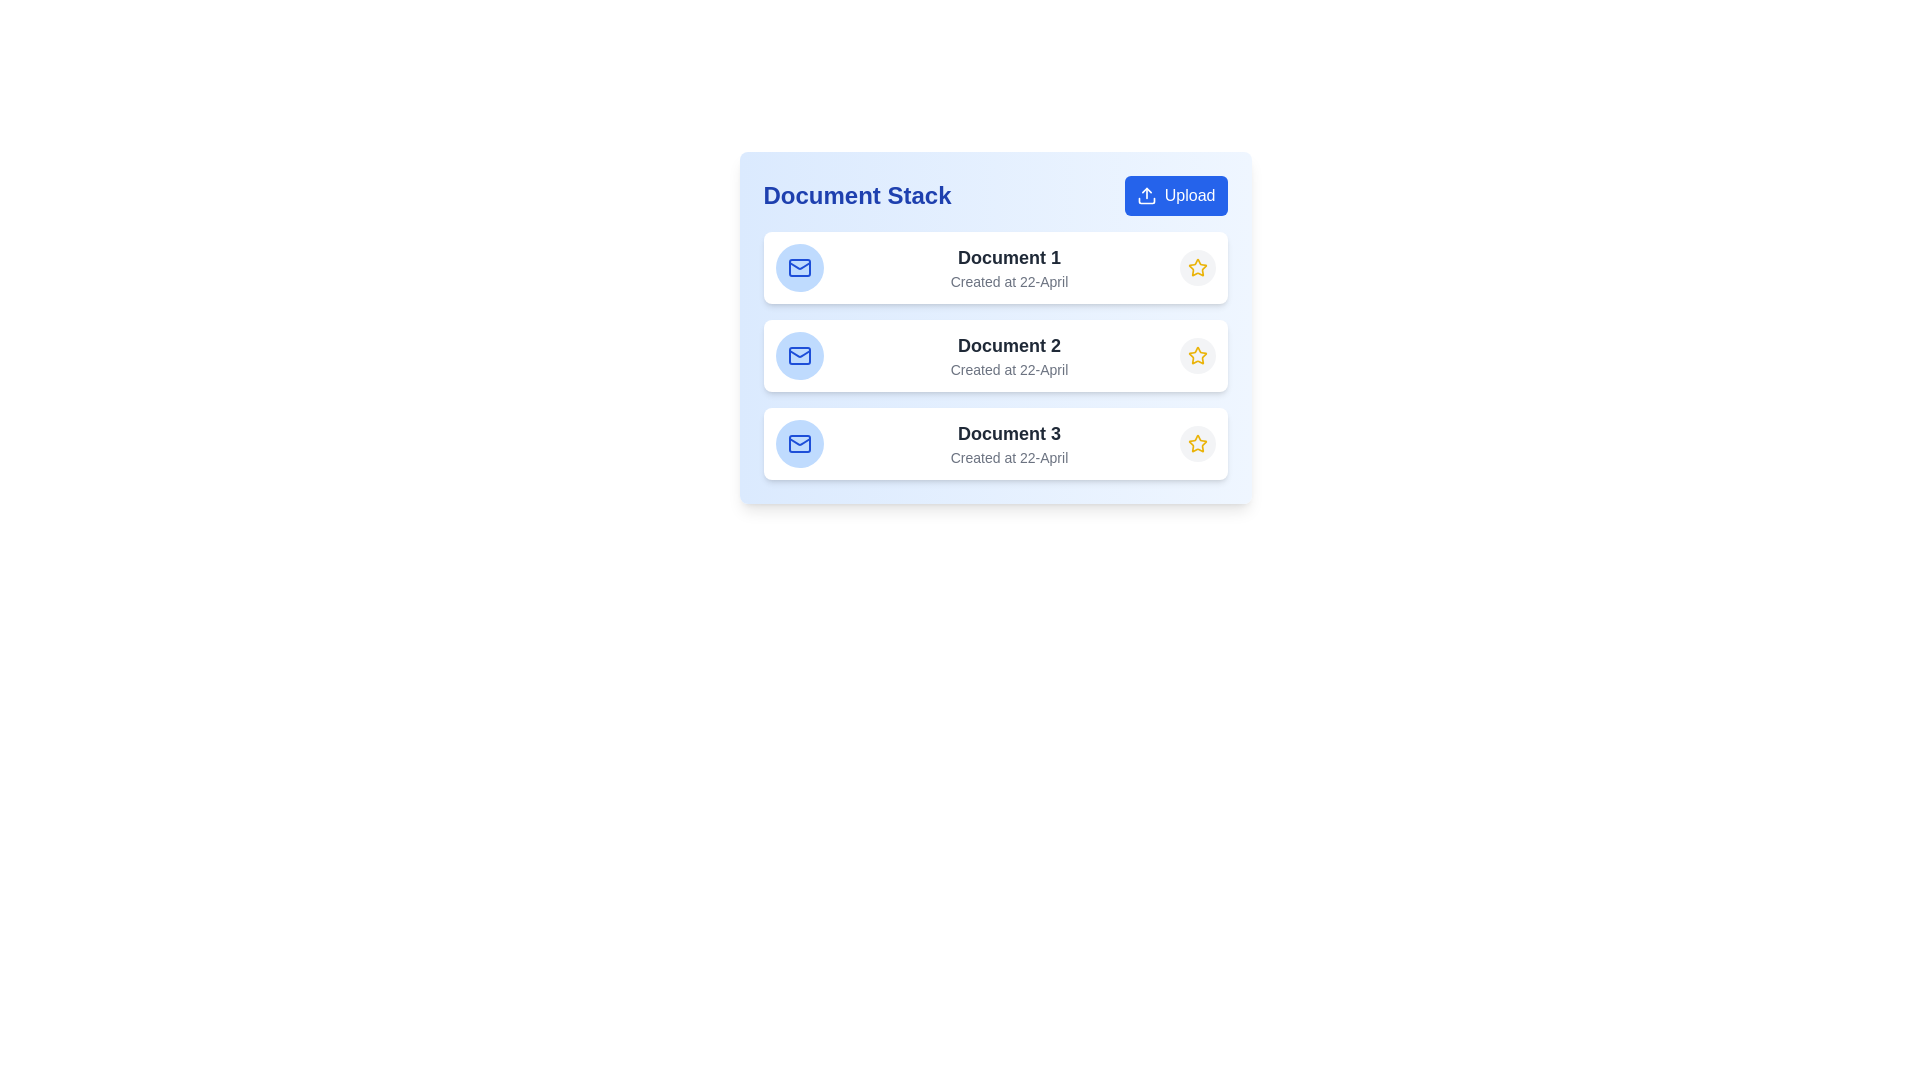 The height and width of the screenshot is (1080, 1920). Describe the element at coordinates (1197, 354) in the screenshot. I see `the yellow star icon at the far-right end of the second row in the 'Document Stack'` at that location.